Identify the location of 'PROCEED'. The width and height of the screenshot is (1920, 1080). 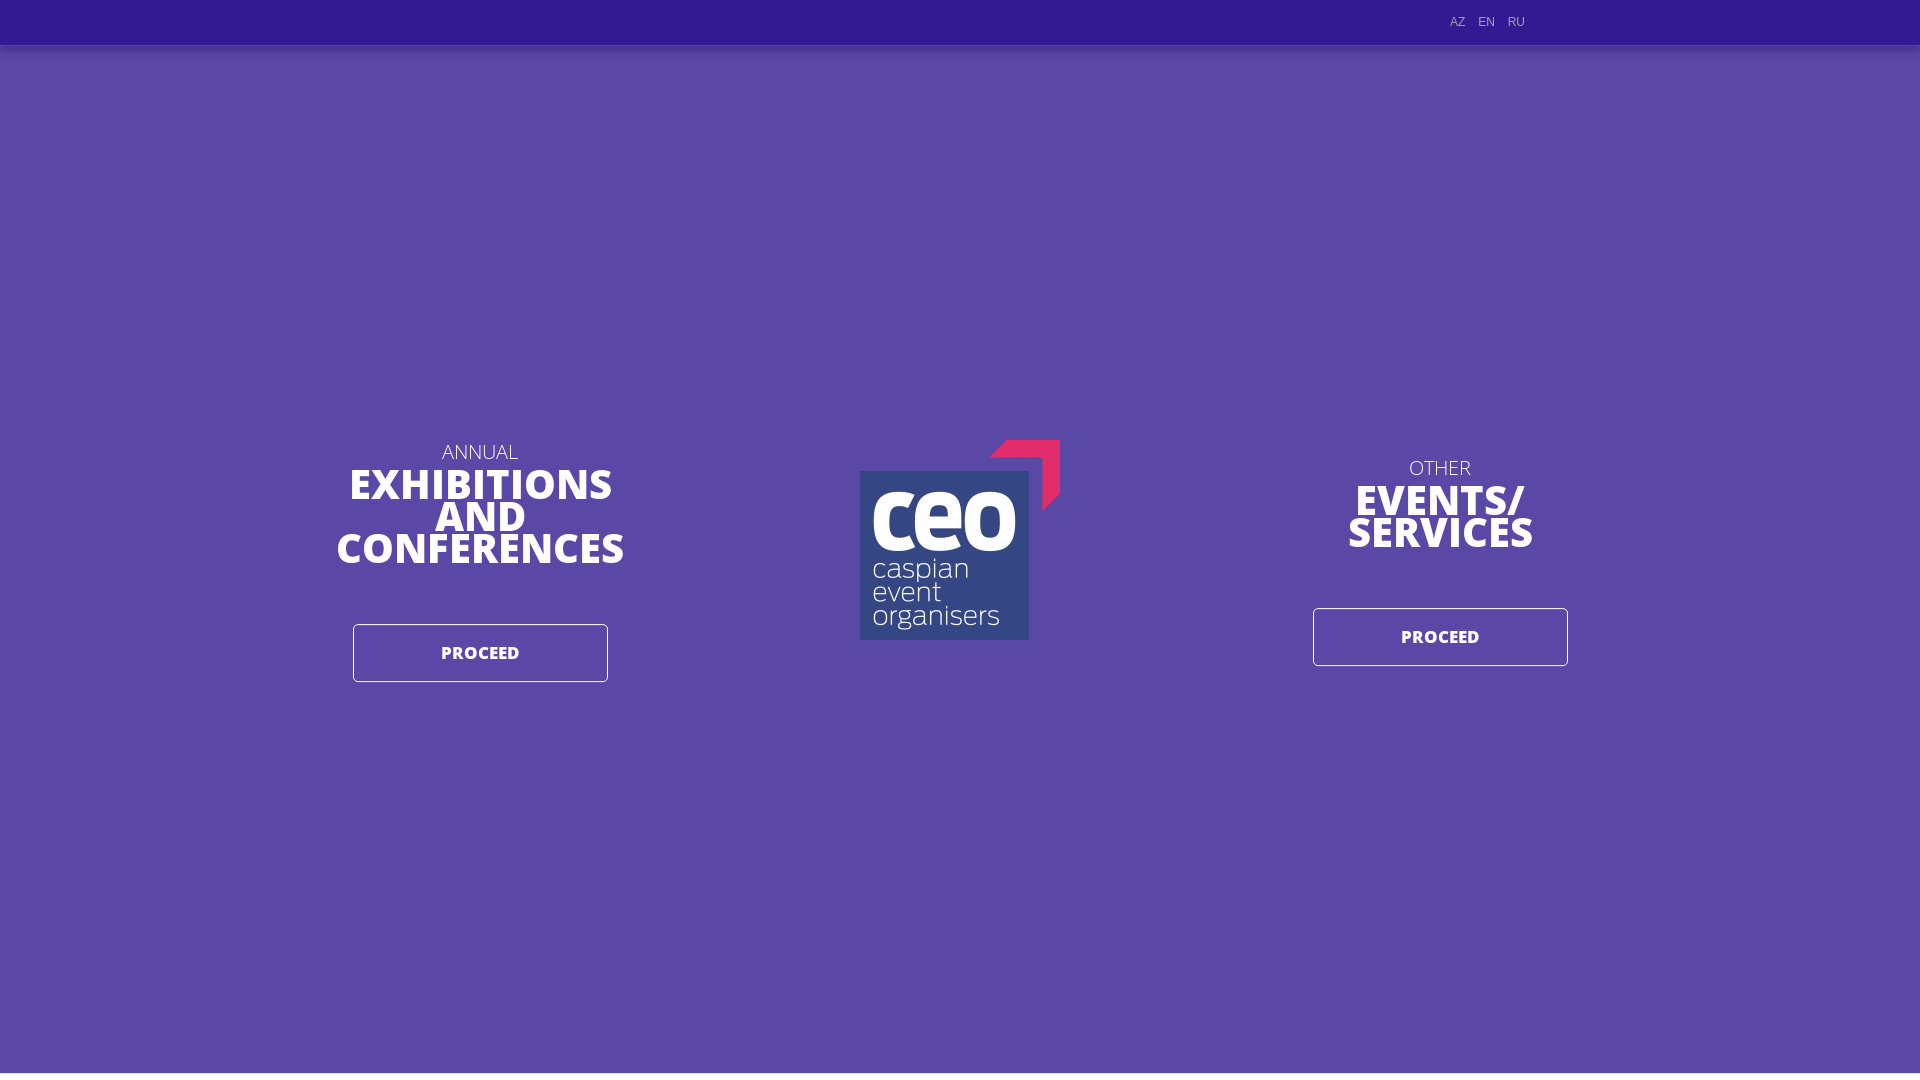
(1438, 636).